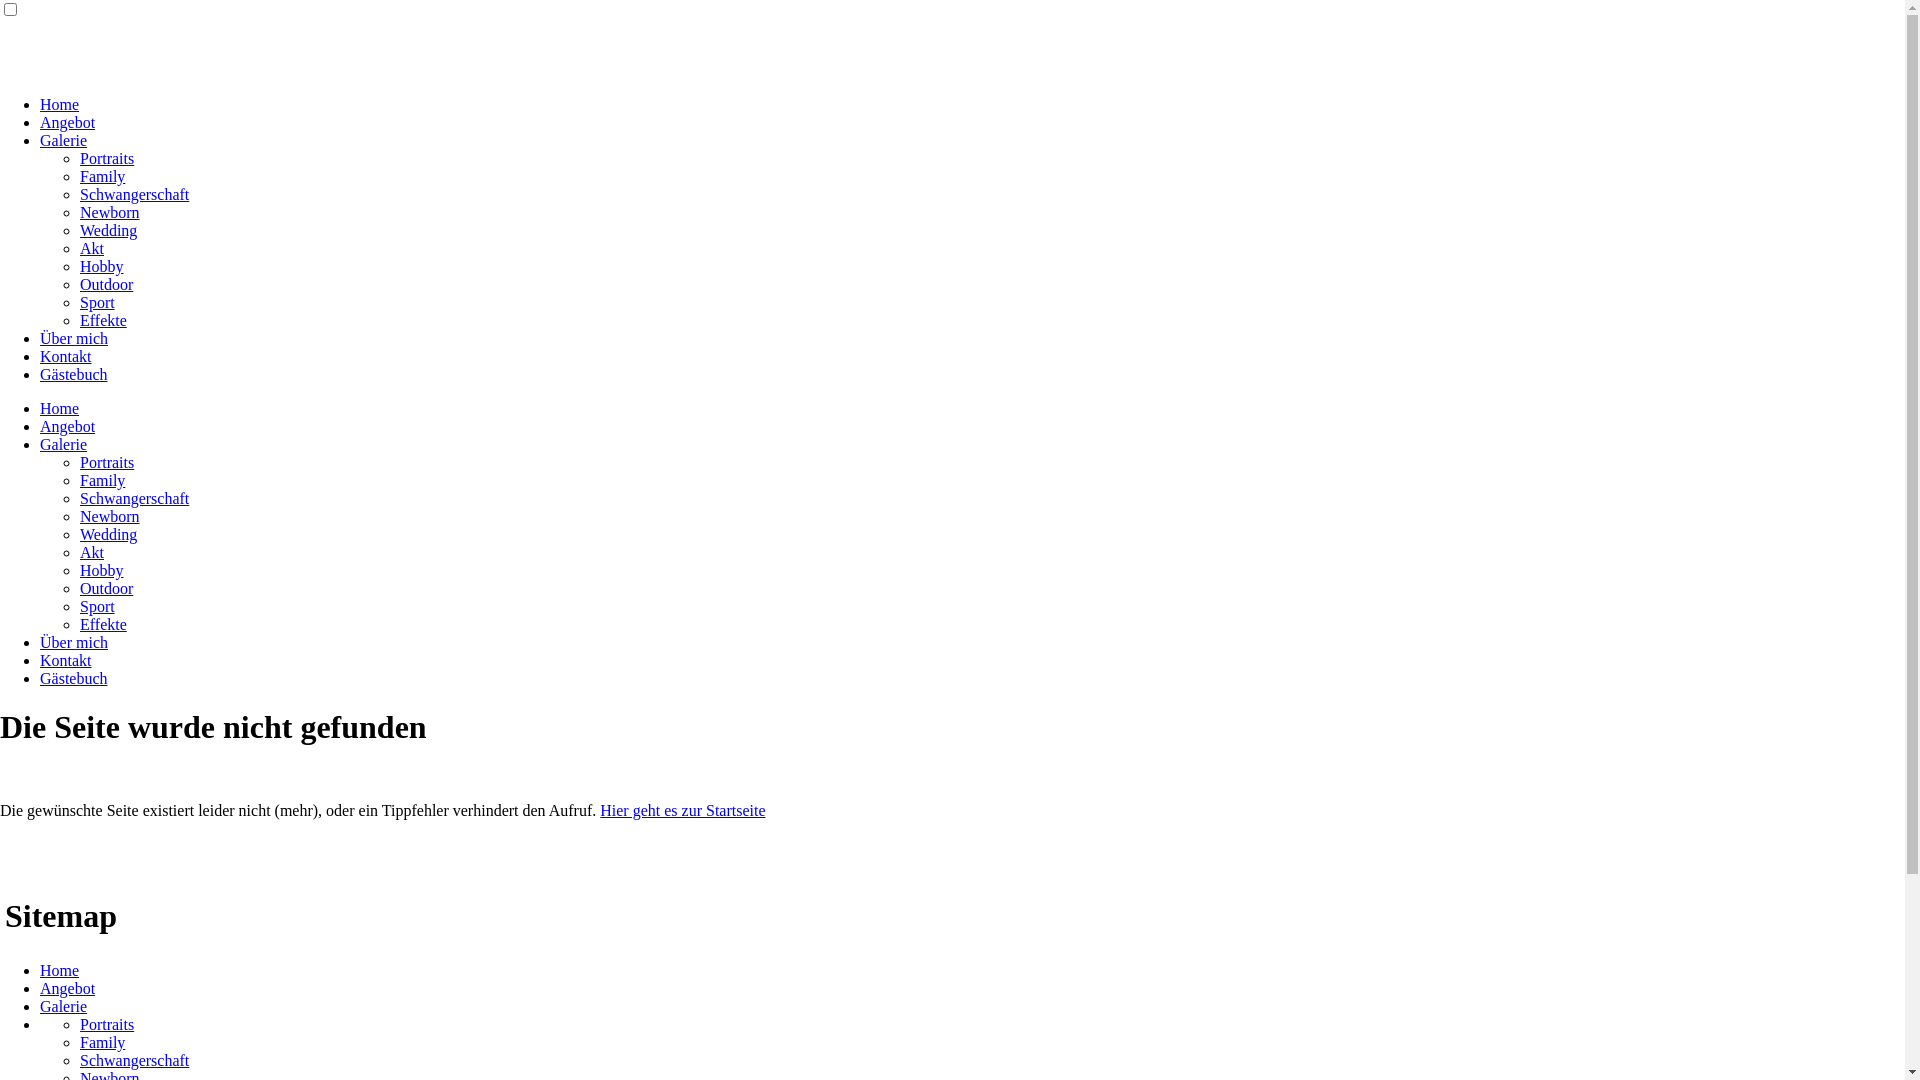 The height and width of the screenshot is (1080, 1920). I want to click on 'Schwangerschaft', so click(133, 194).